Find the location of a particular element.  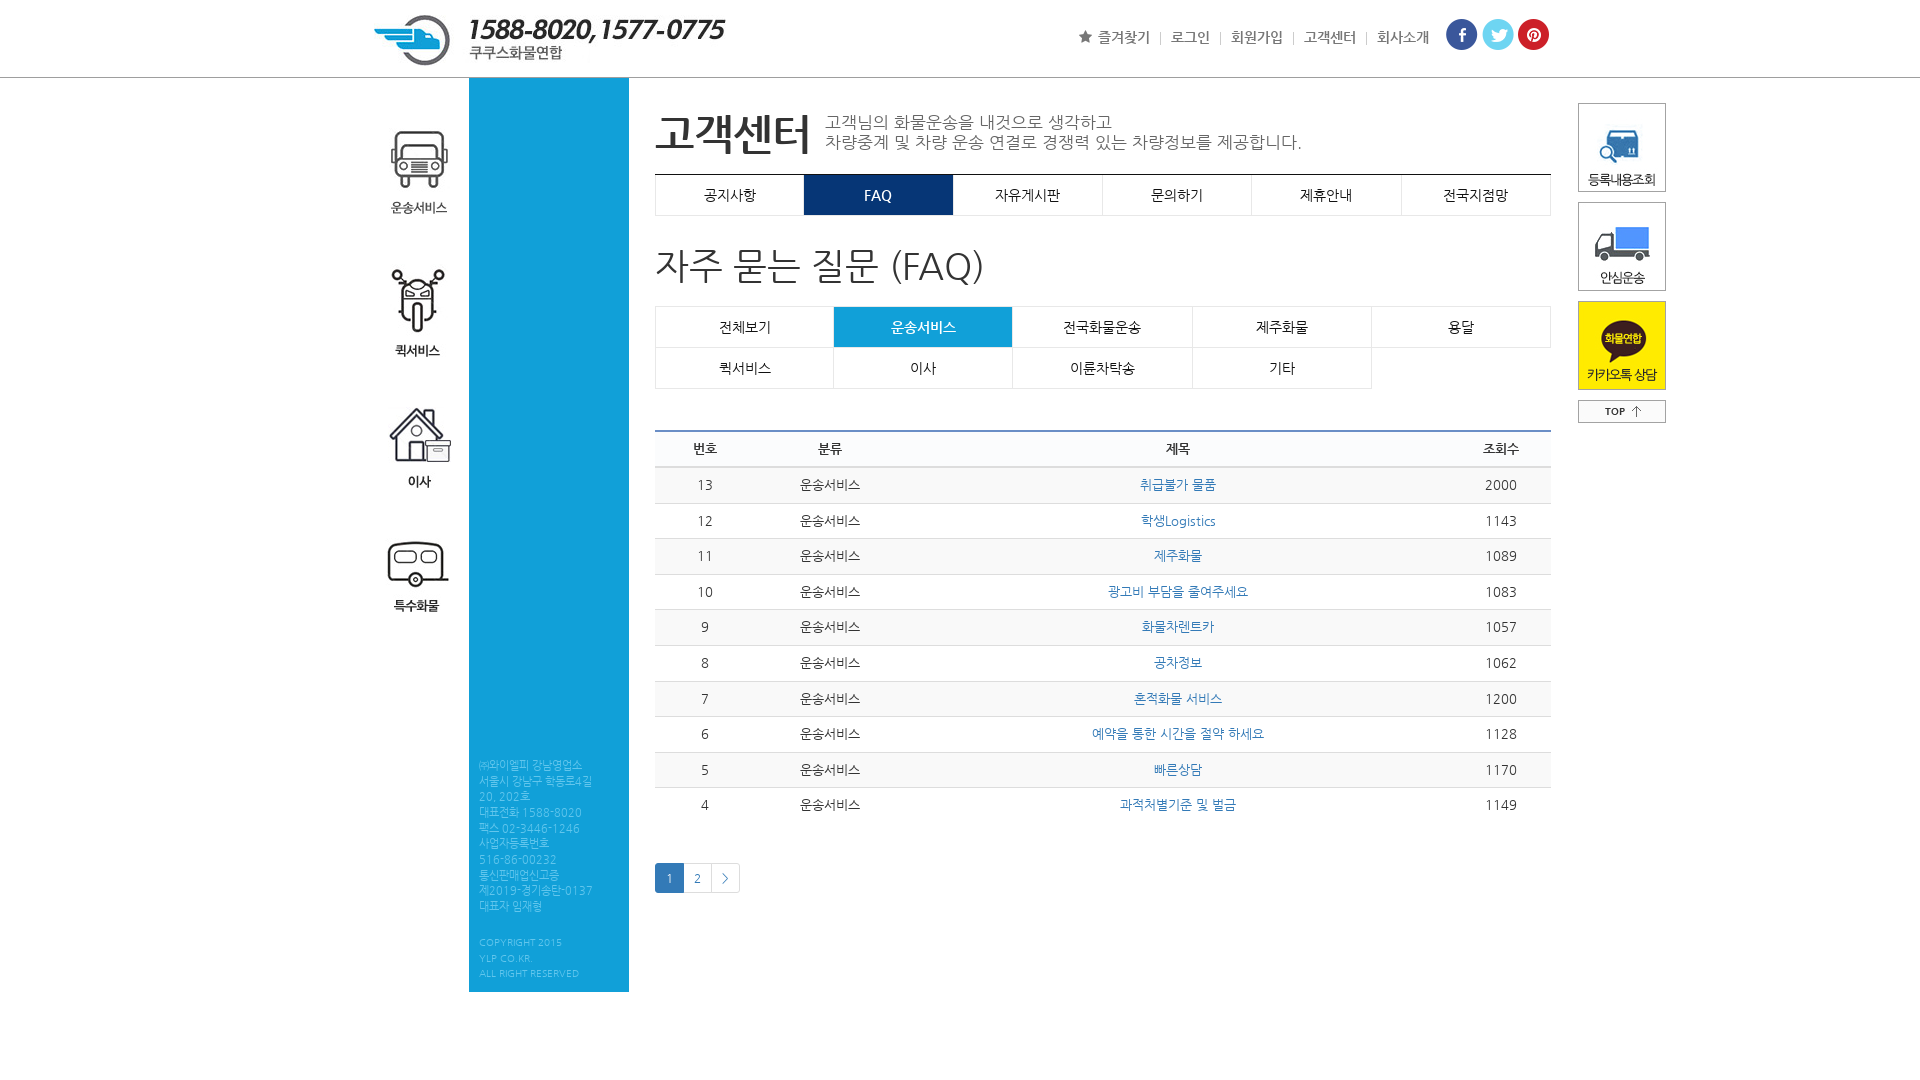

'FAQ' is located at coordinates (878, 195).